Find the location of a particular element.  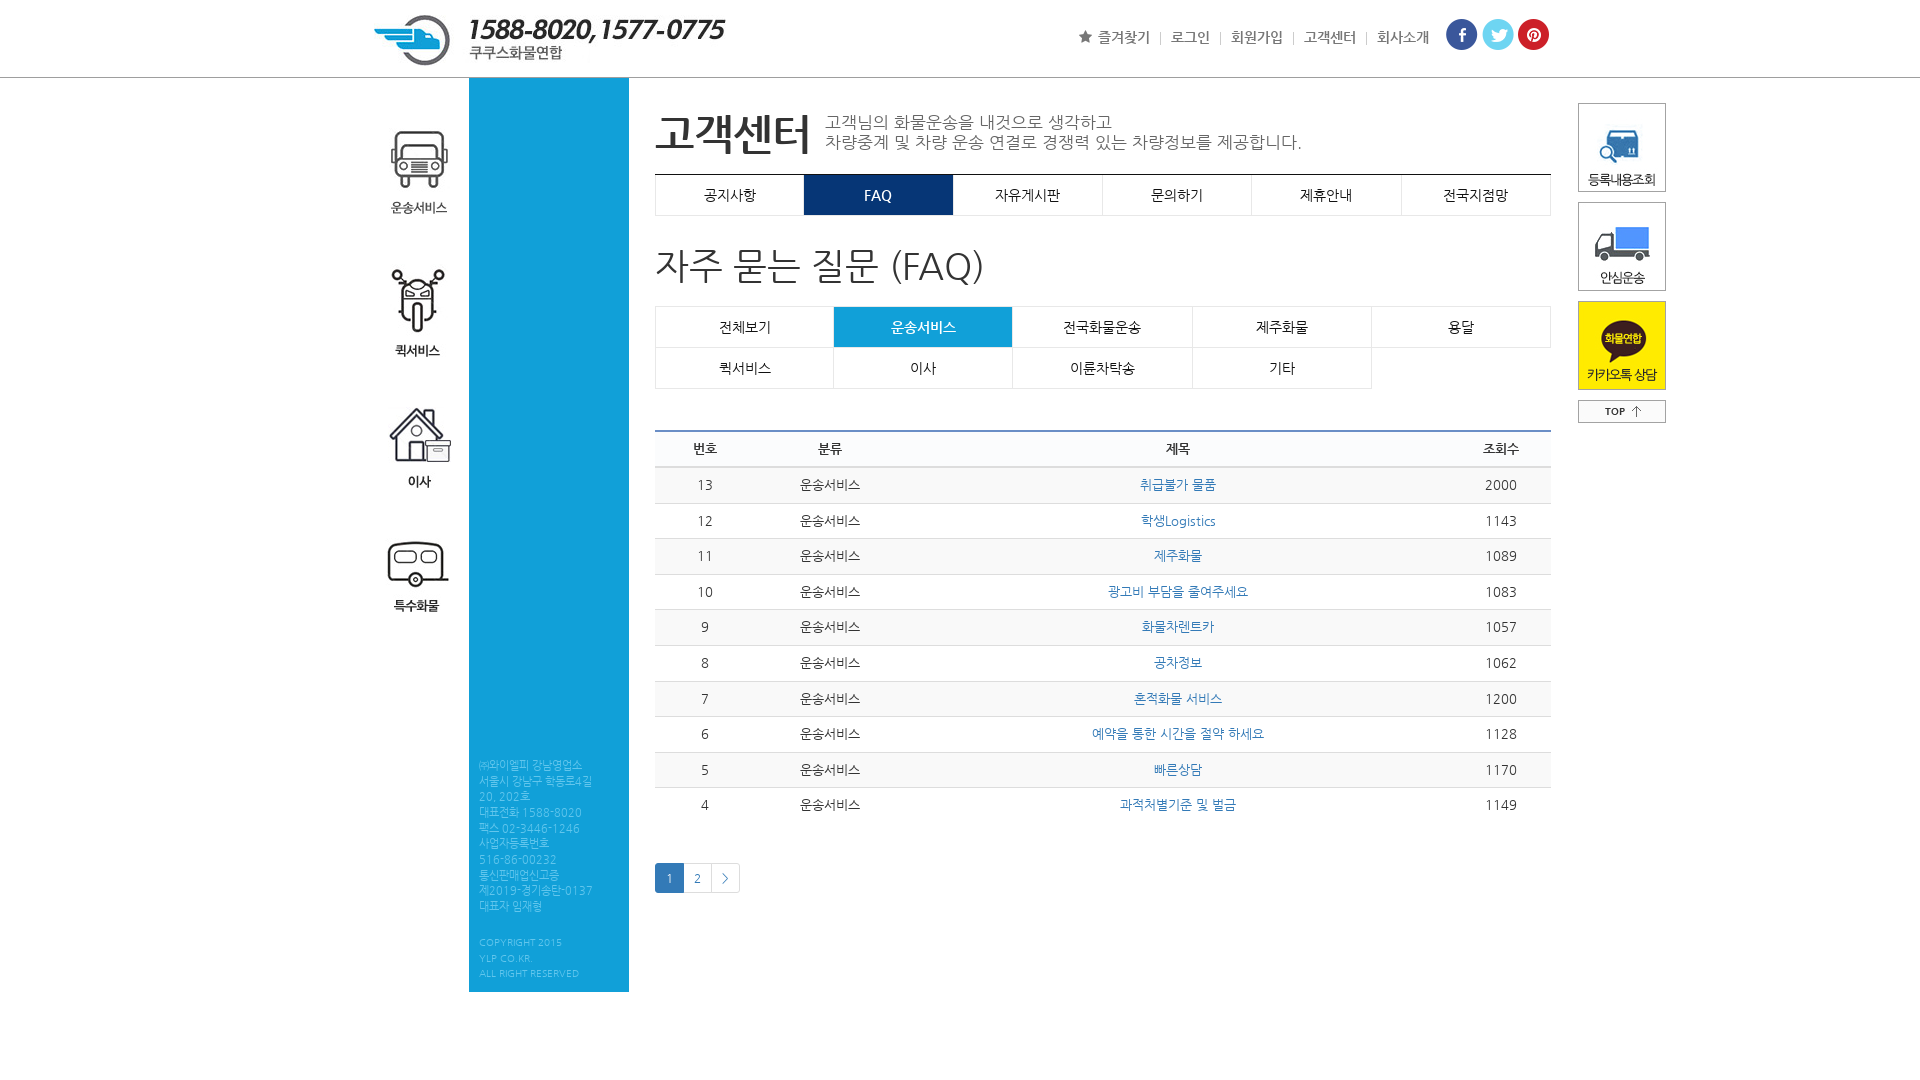

'FAQ' is located at coordinates (878, 195).